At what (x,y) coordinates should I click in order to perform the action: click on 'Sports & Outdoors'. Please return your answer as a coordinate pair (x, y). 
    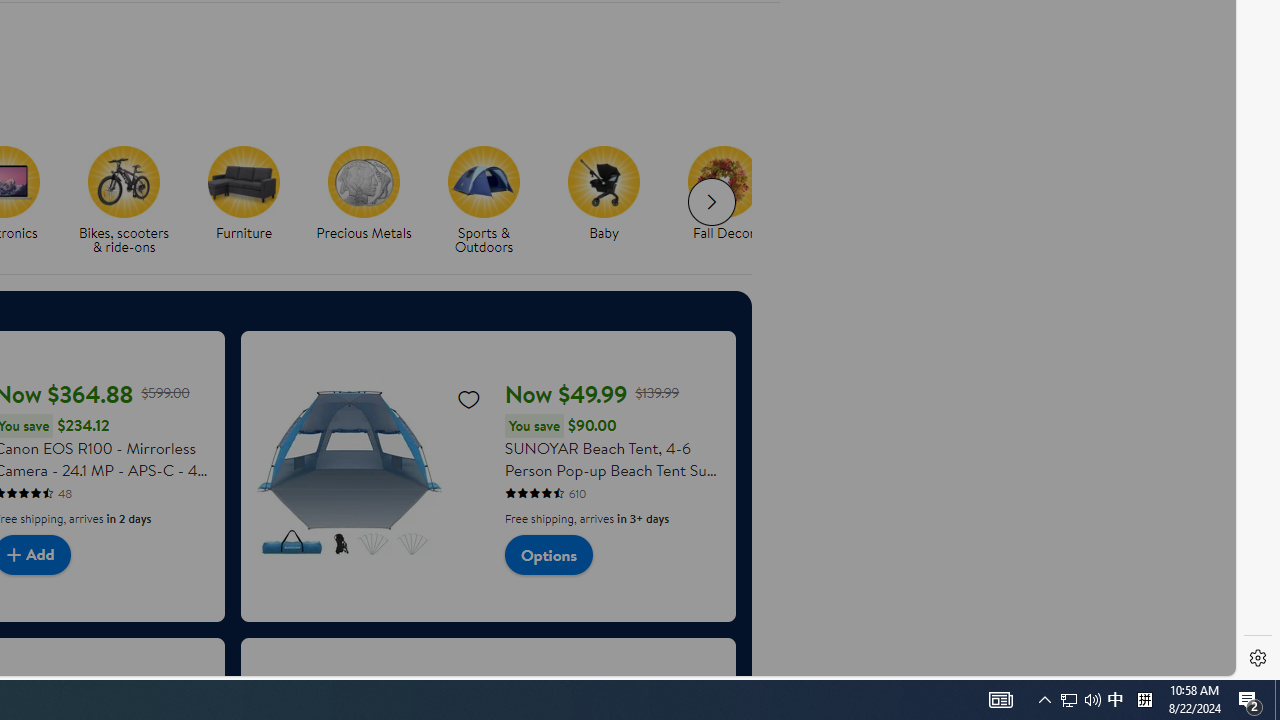
    Looking at the image, I should click on (492, 201).